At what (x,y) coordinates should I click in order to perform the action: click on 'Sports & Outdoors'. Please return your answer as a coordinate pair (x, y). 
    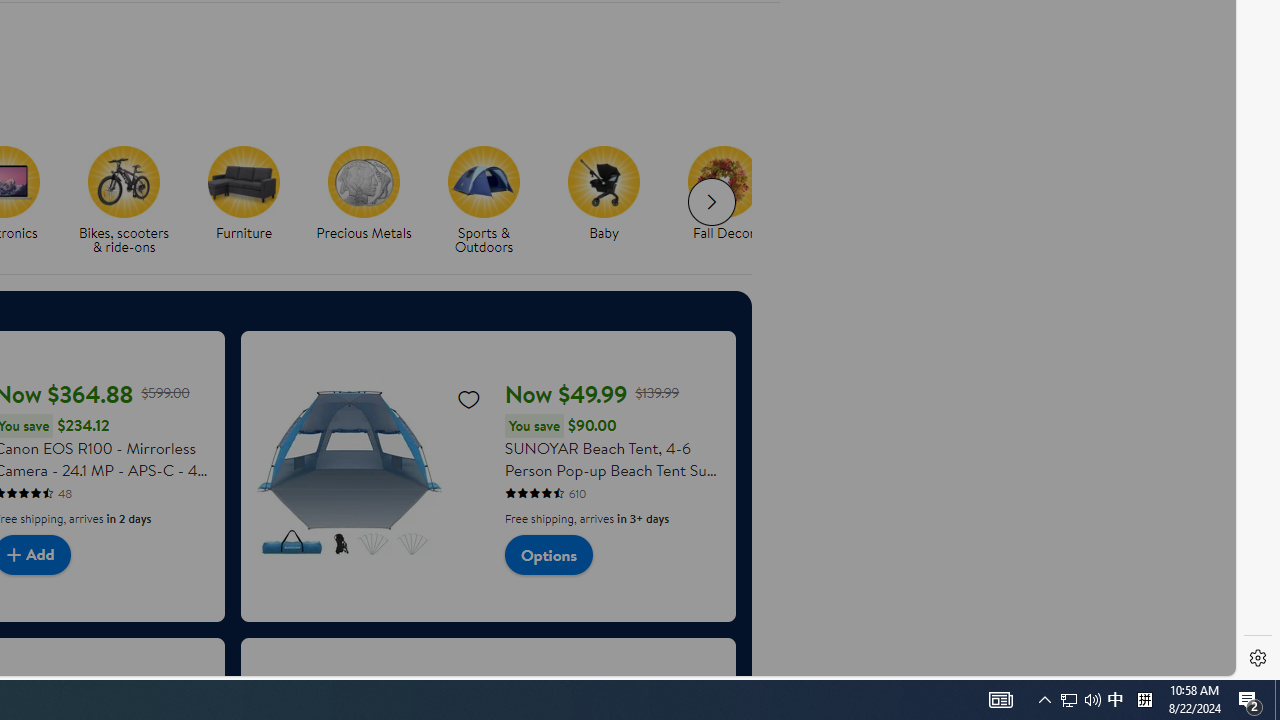
    Looking at the image, I should click on (492, 201).